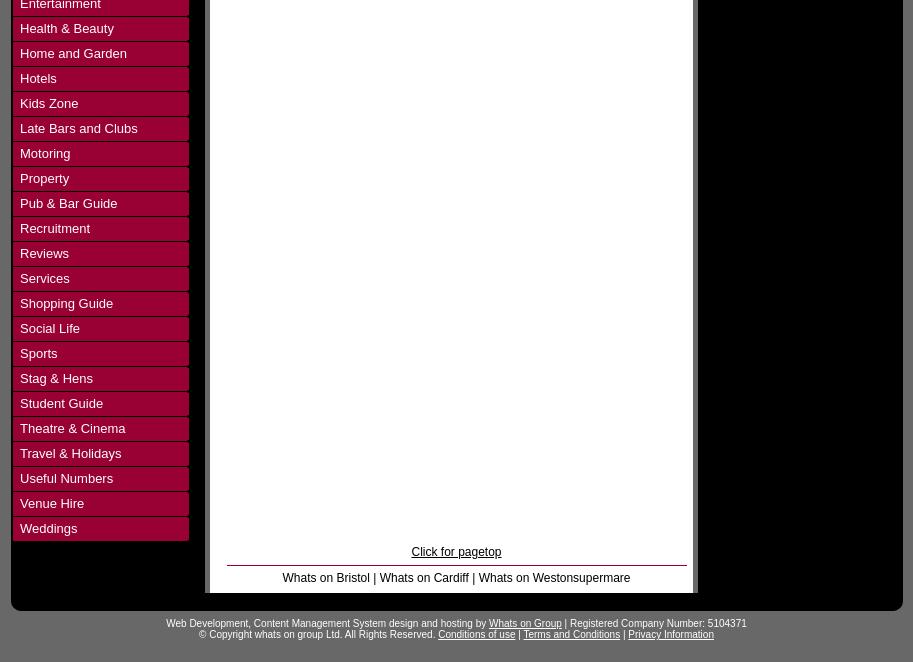 Image resolution: width=913 pixels, height=662 pixels. What do you see at coordinates (19, 327) in the screenshot?
I see `'Social Life'` at bounding box center [19, 327].